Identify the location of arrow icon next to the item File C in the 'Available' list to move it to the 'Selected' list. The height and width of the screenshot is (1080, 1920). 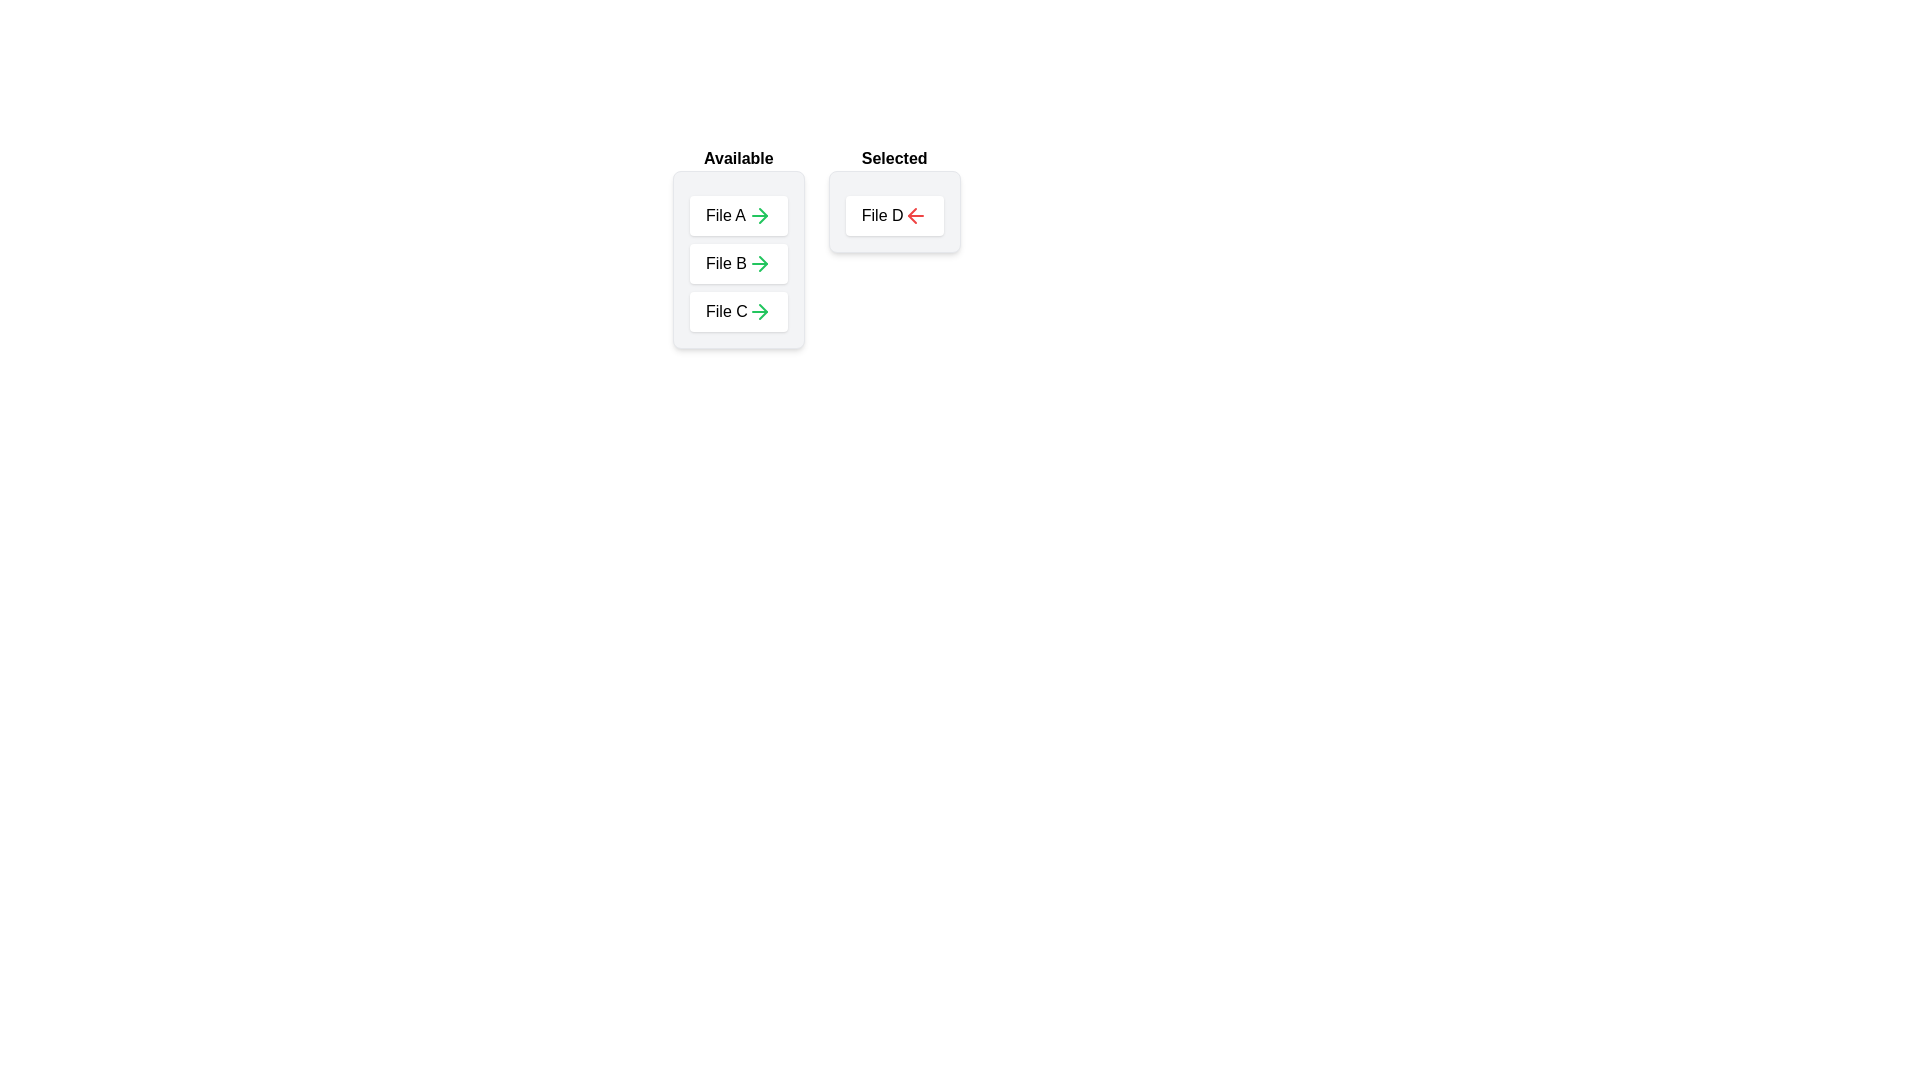
(758, 312).